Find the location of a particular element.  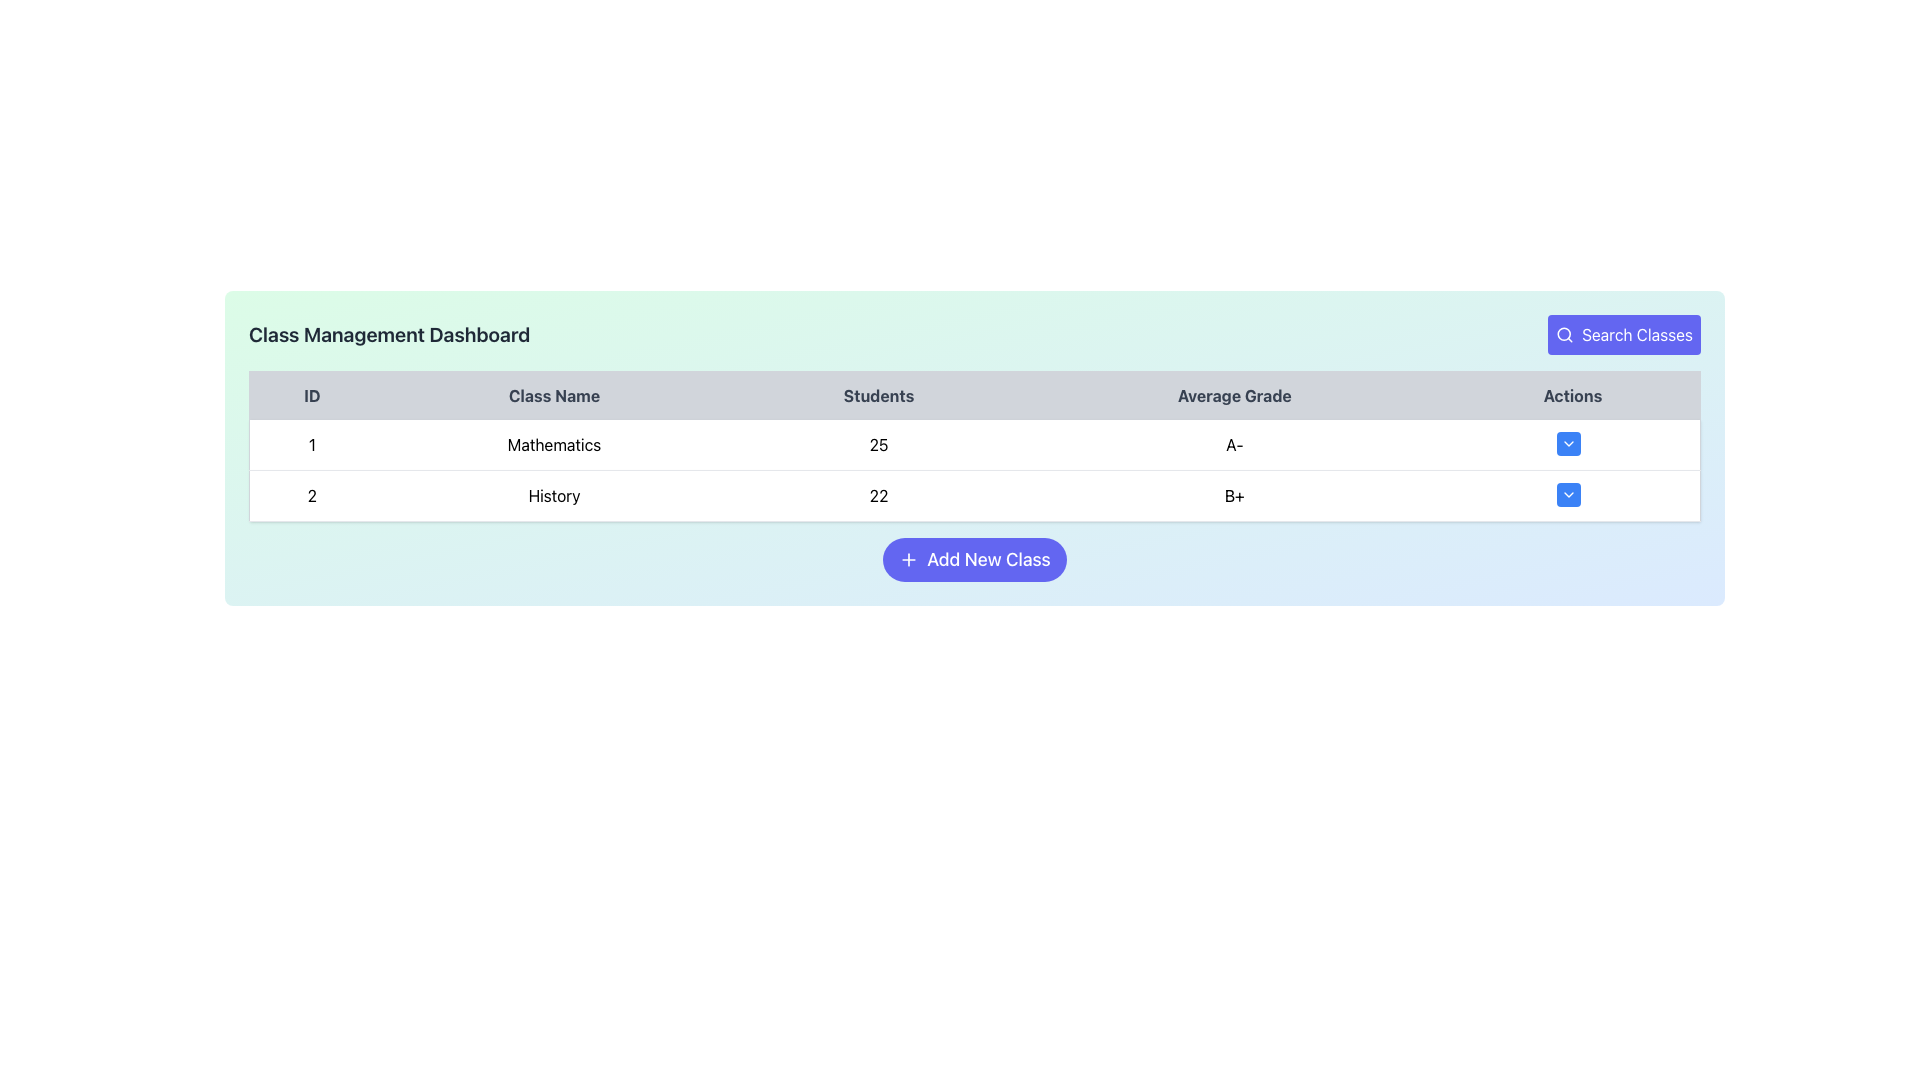

the static text element displaying the grade 'B+' for the 'History' class, located in the fourth column of the second row under the 'Average Grade' column is located at coordinates (1233, 495).